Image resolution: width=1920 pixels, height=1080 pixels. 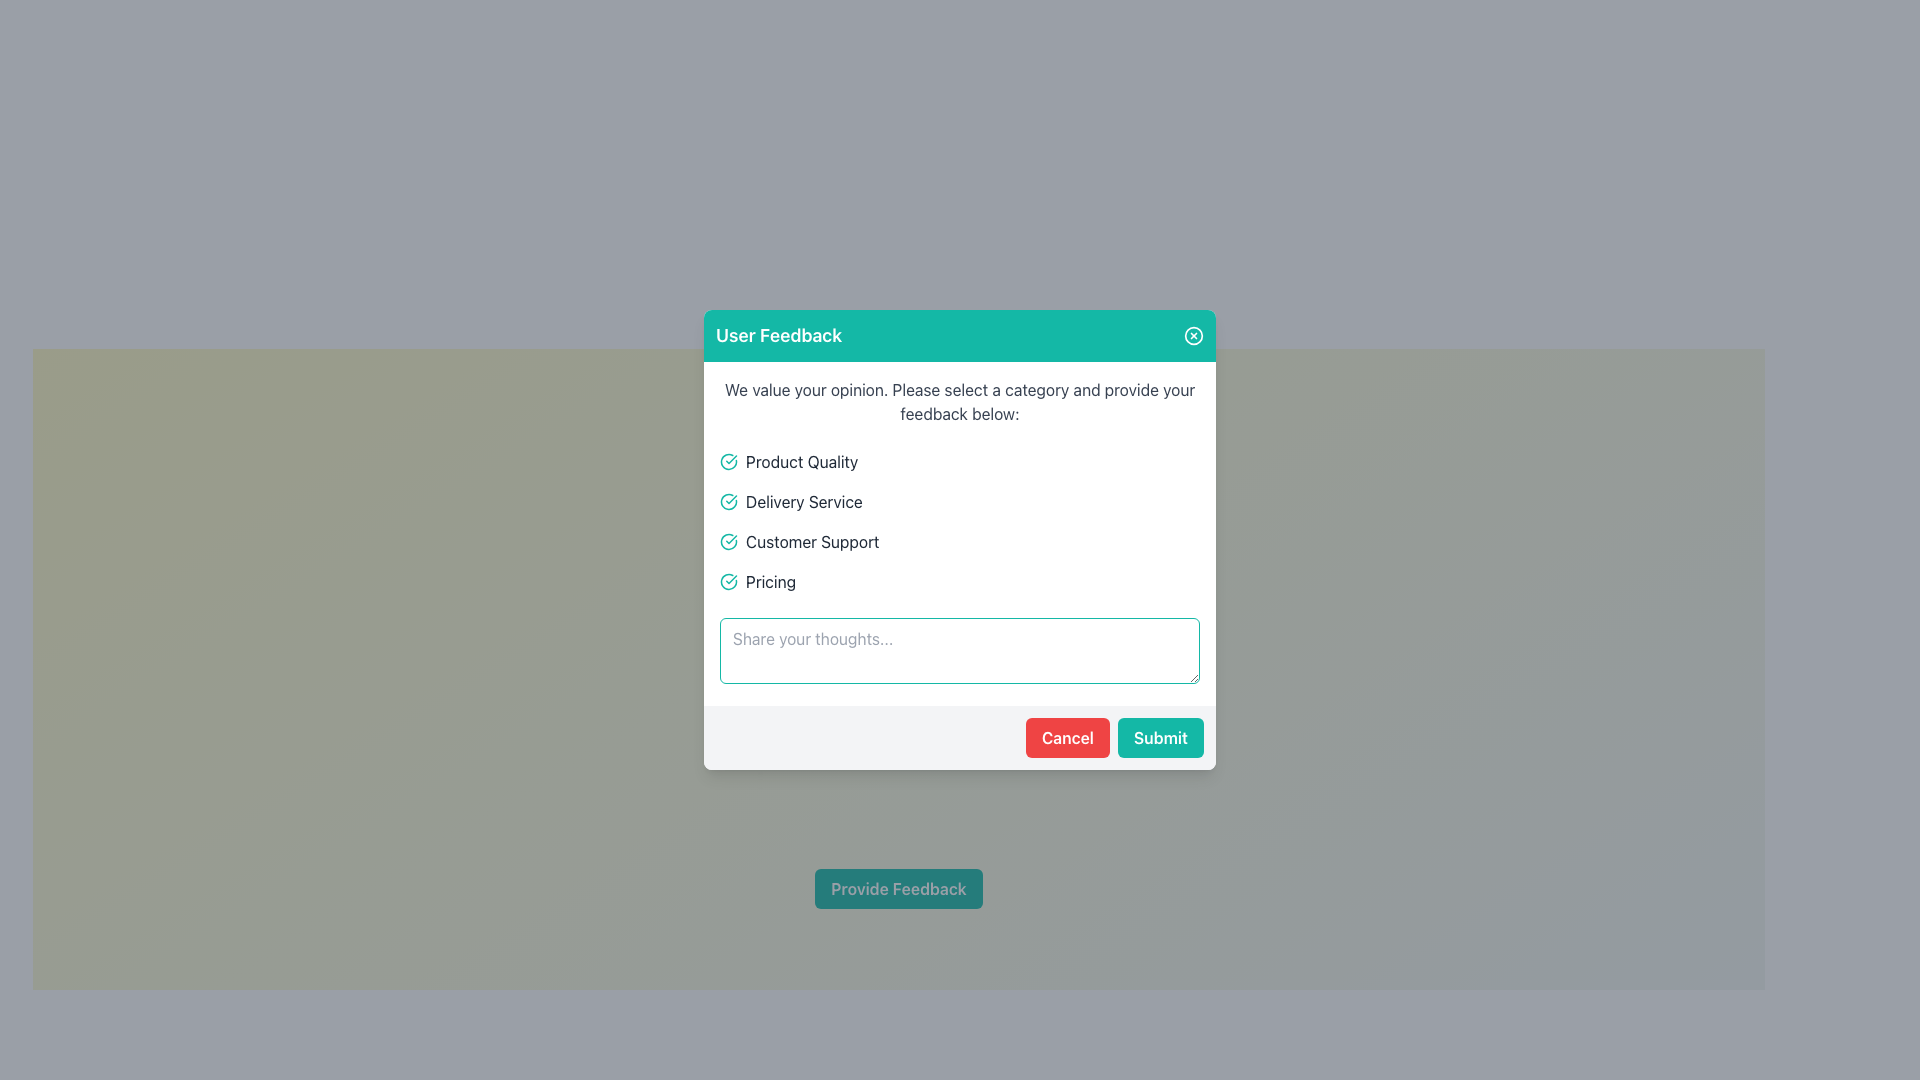 What do you see at coordinates (728, 542) in the screenshot?
I see `the Decorative icon (checkmark) which is a teal-green circular component with a checkmark, located to the left of the 'Customer Support' text in the feedback form` at bounding box center [728, 542].